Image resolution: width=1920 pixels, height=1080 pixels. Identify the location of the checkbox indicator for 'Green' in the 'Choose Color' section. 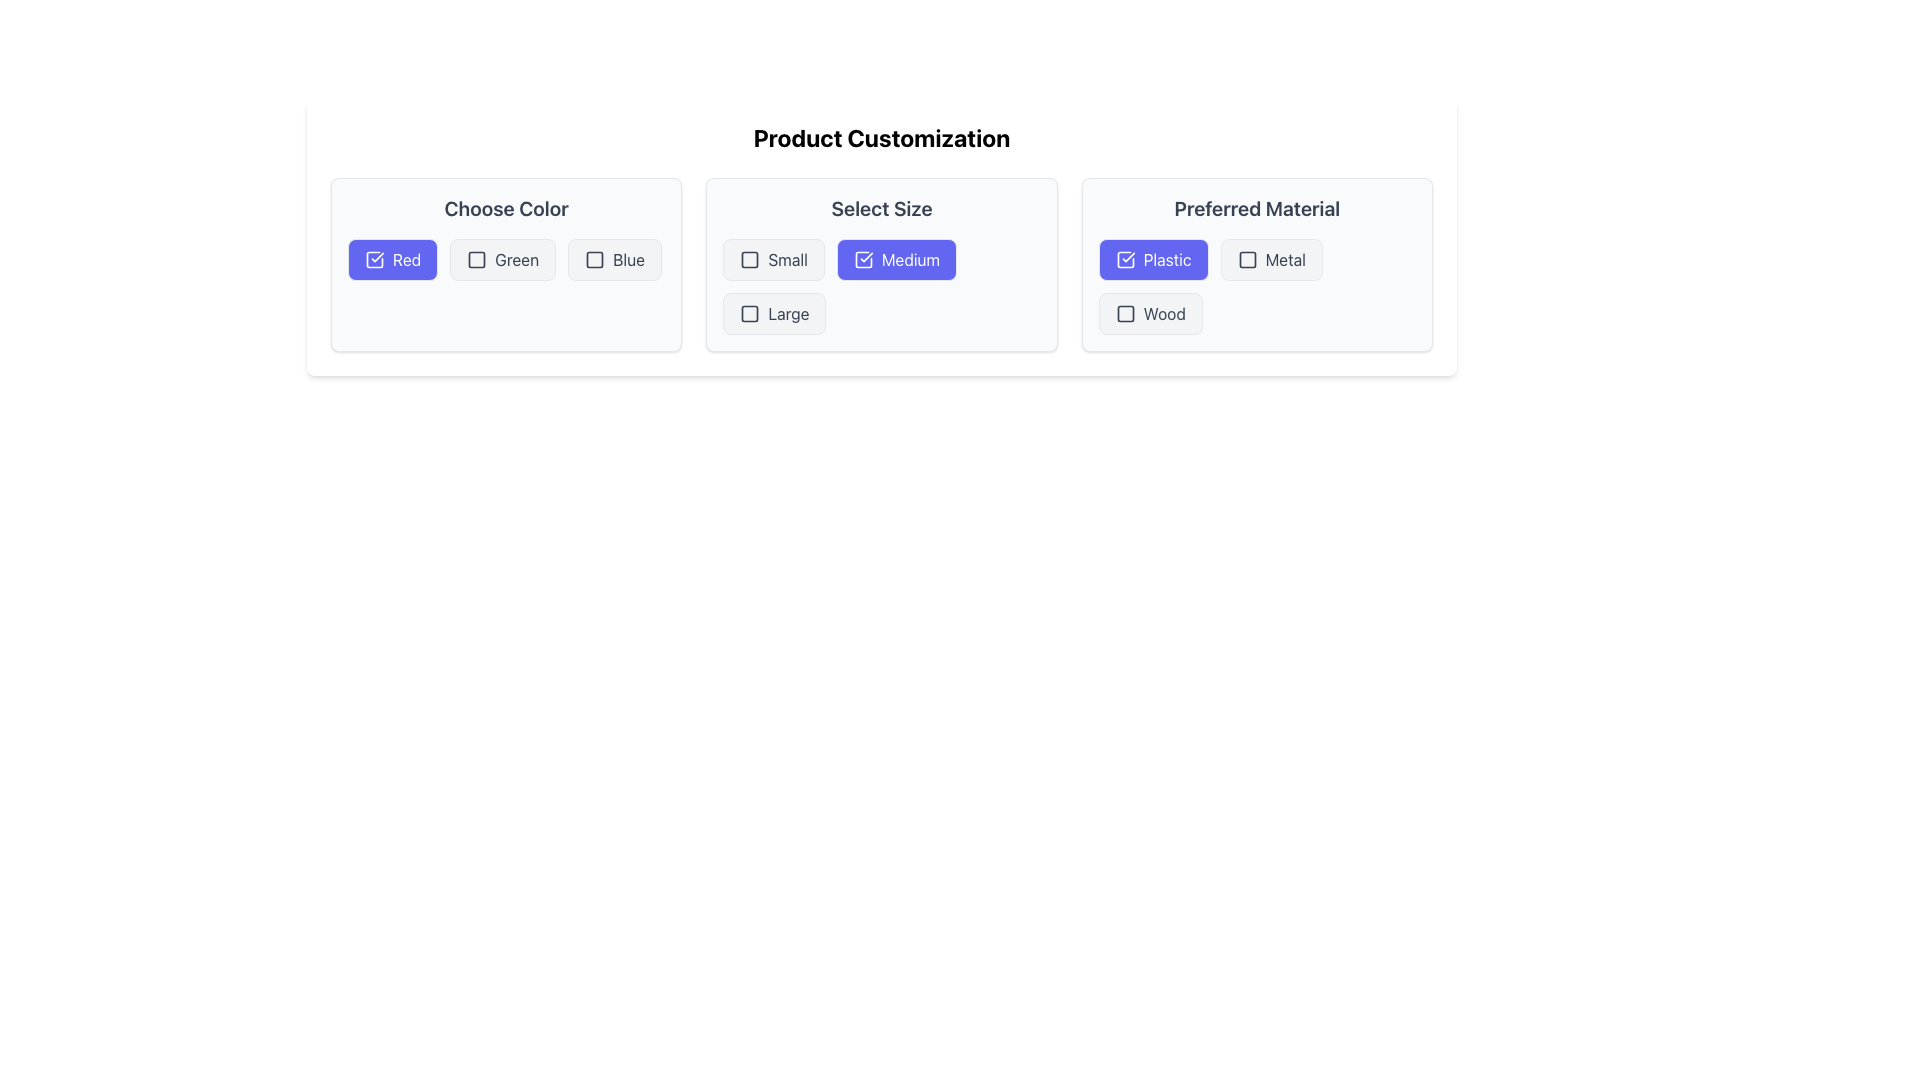
(476, 258).